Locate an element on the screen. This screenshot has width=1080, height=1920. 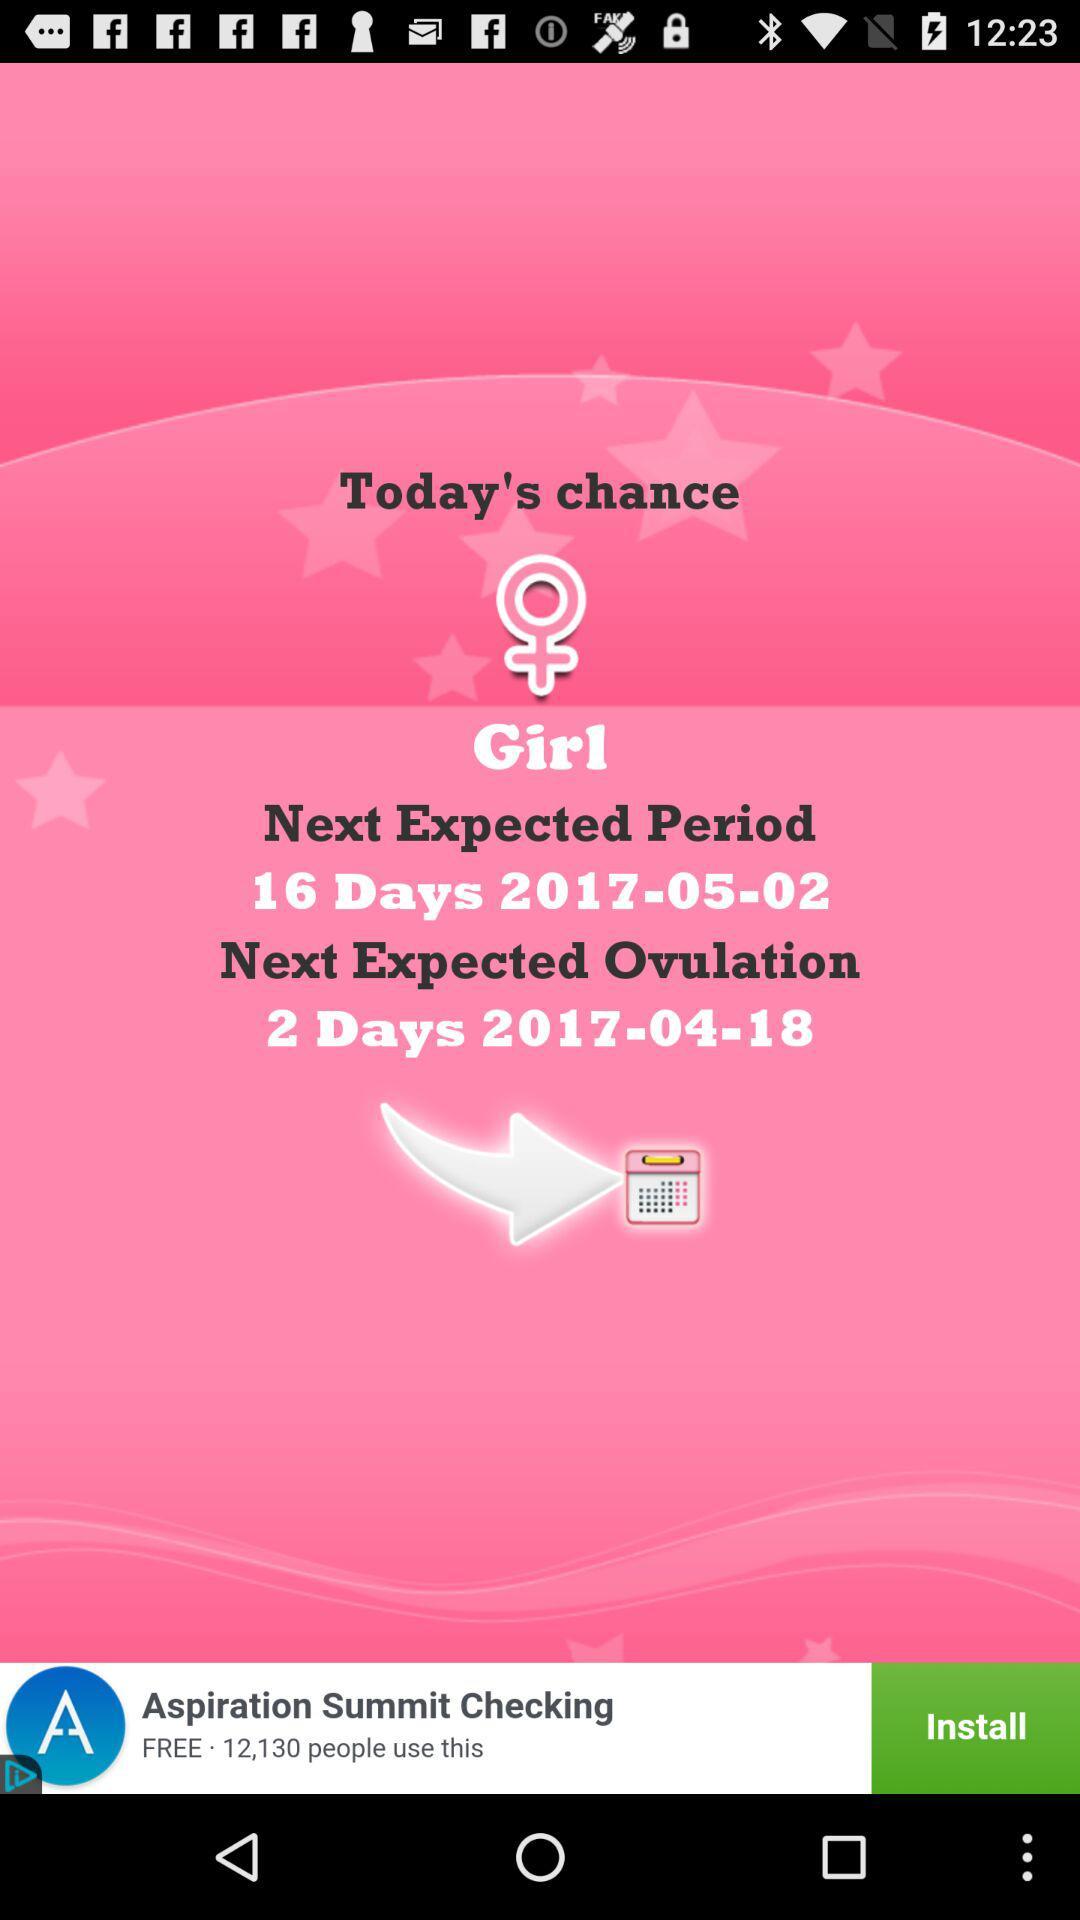
advertisement is located at coordinates (540, 1727).